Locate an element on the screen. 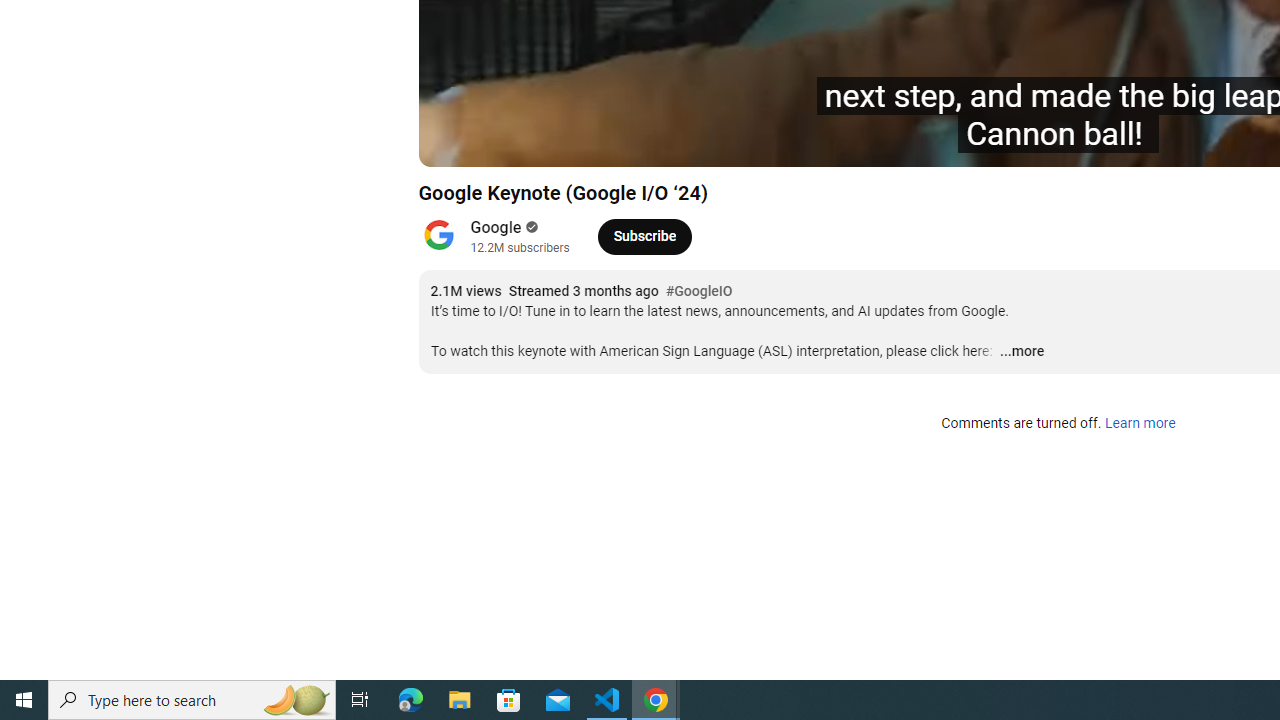  'Verified' is located at coordinates (530, 226).